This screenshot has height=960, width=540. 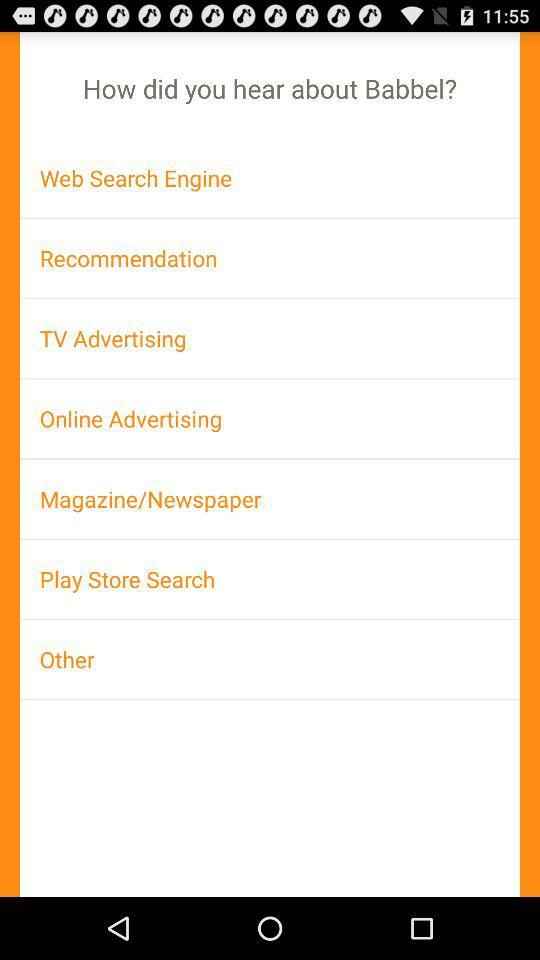 I want to click on the app above the tv advertising app, so click(x=270, y=257).